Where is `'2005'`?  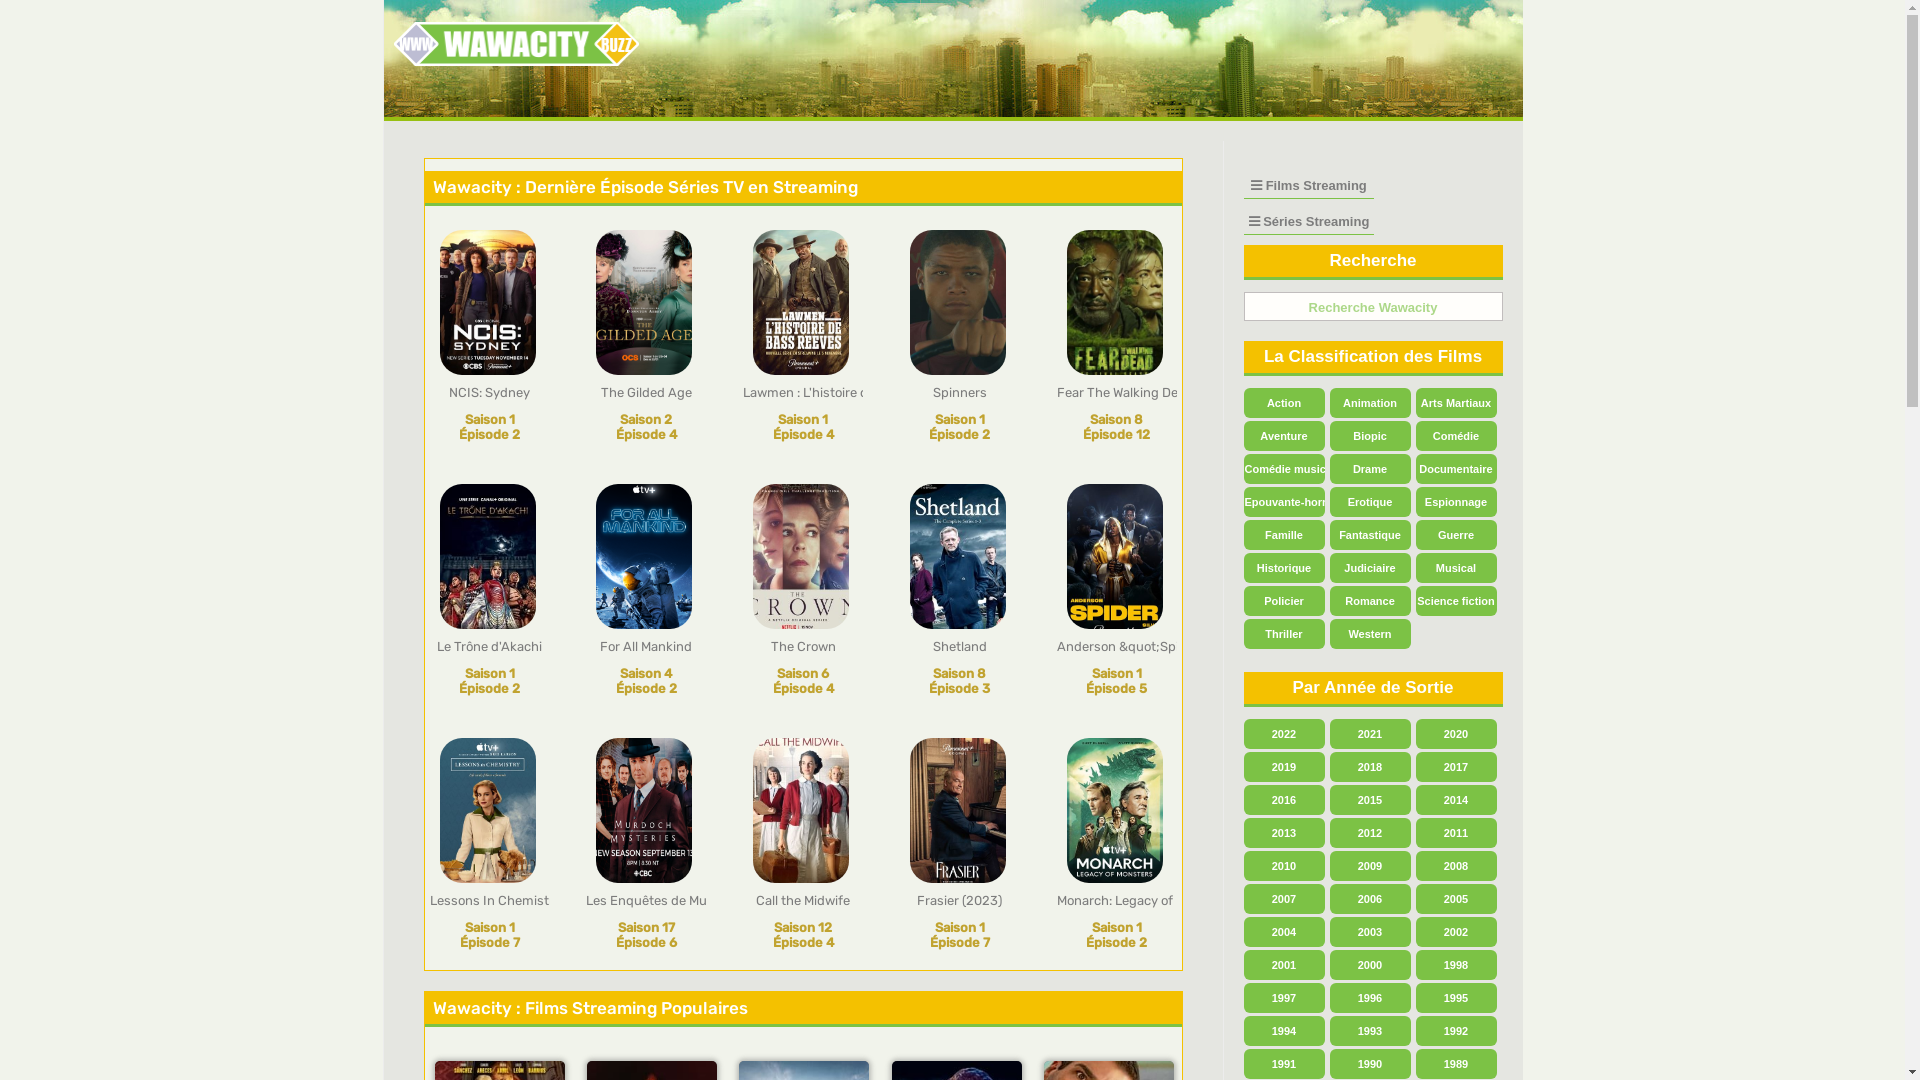 '2005' is located at coordinates (1456, 897).